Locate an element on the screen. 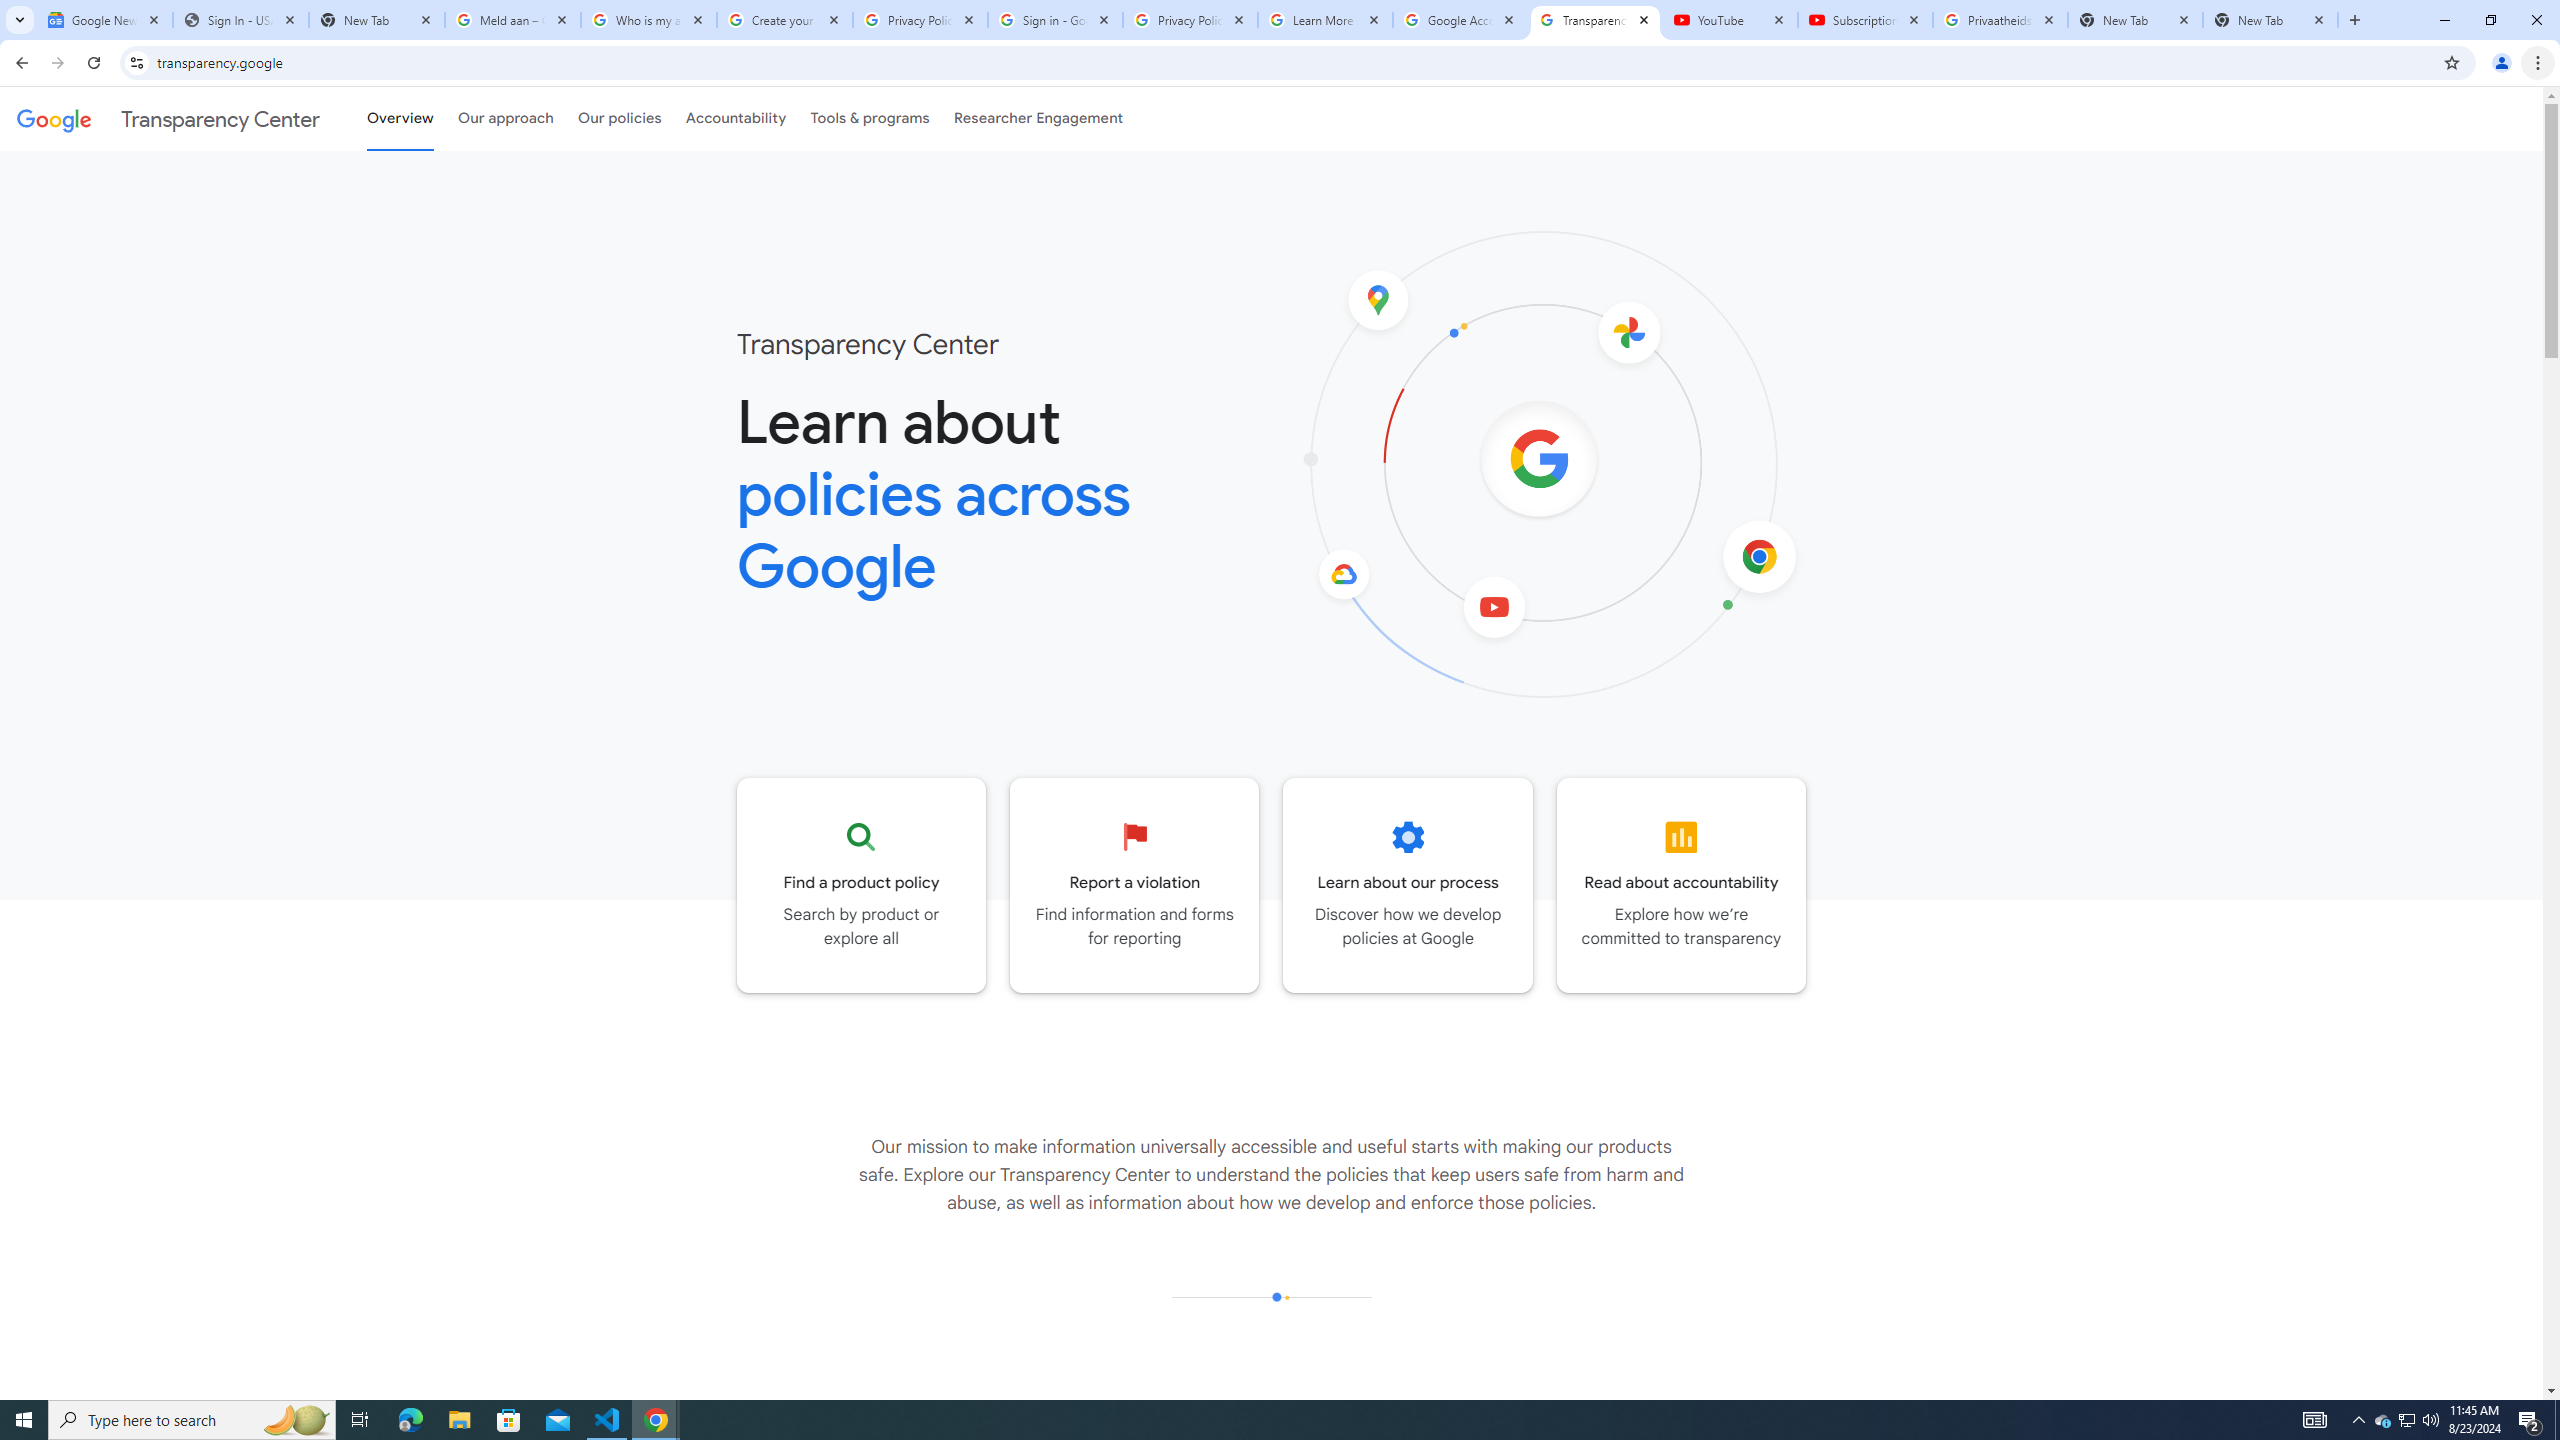 This screenshot has width=2560, height=1440. 'Subscriptions - YouTube' is located at coordinates (1866, 19).